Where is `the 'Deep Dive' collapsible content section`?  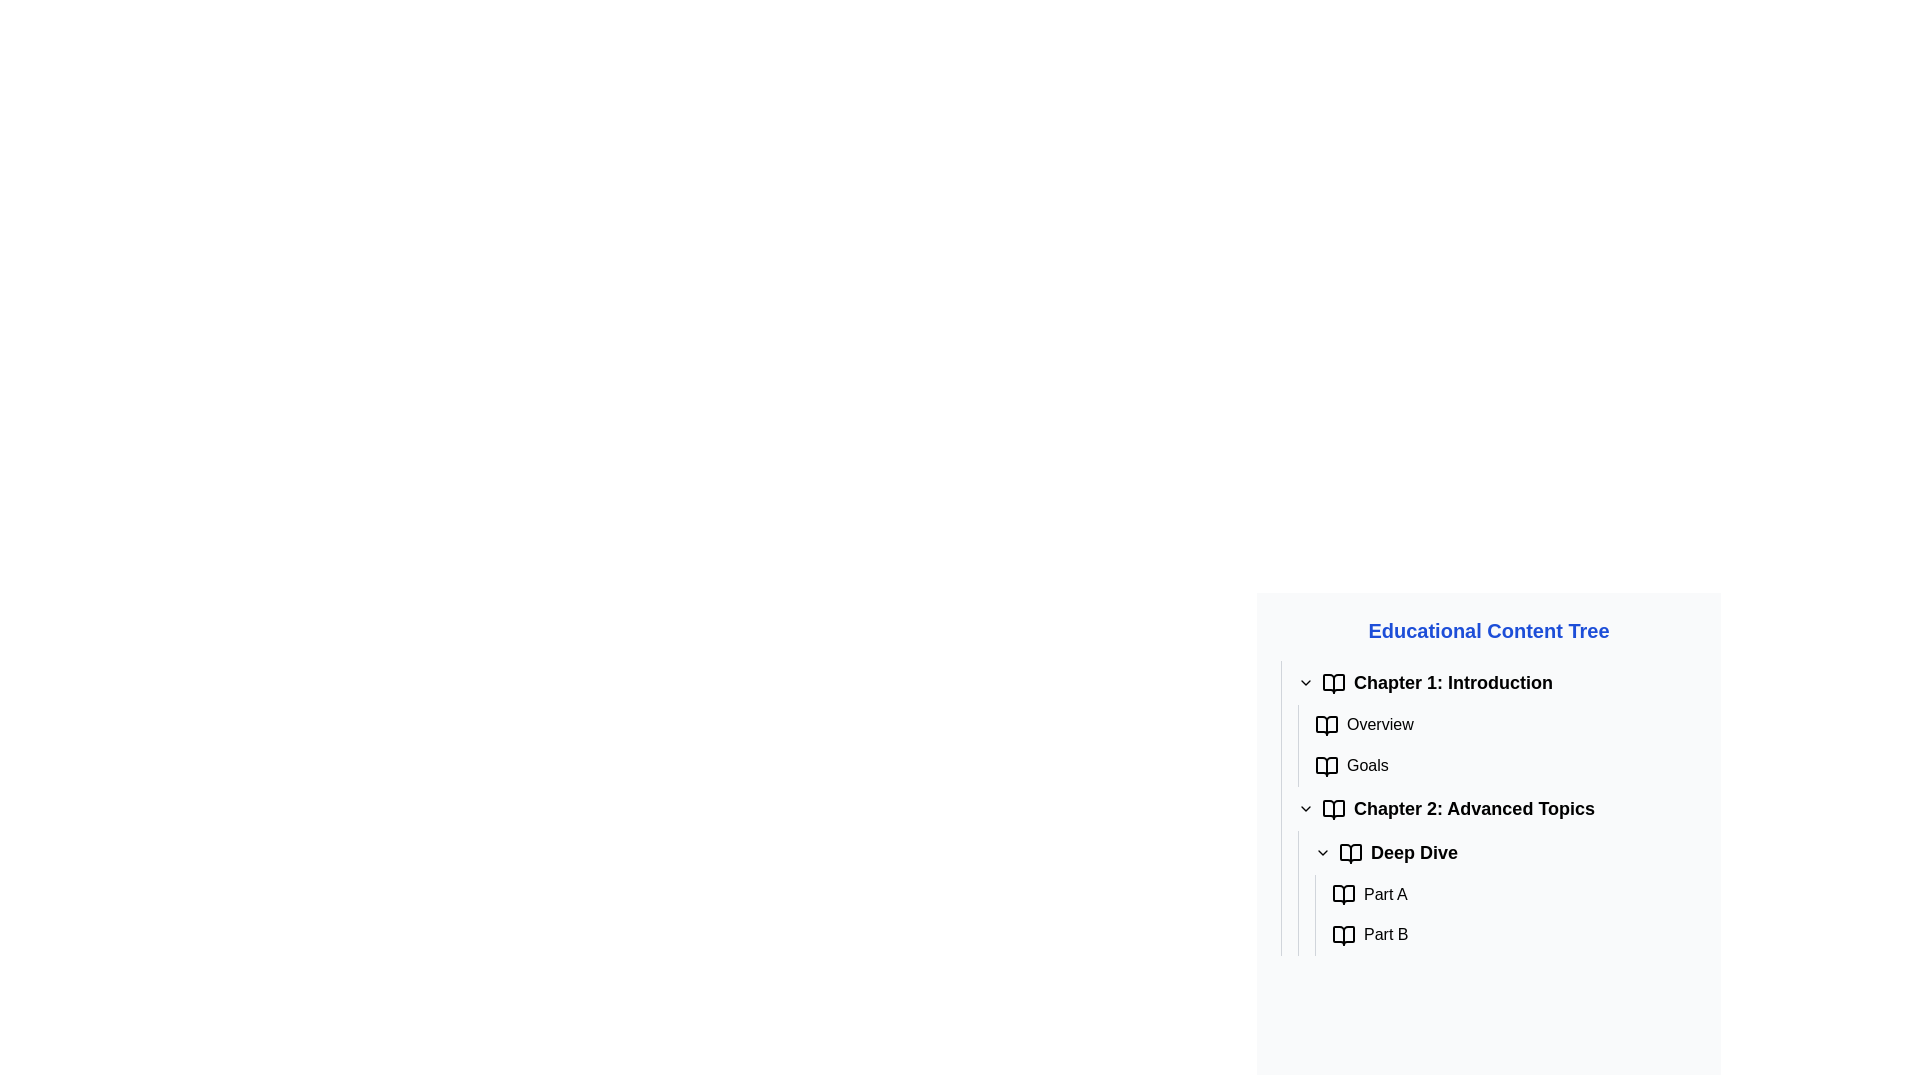 the 'Deep Dive' collapsible content section is located at coordinates (1497, 892).